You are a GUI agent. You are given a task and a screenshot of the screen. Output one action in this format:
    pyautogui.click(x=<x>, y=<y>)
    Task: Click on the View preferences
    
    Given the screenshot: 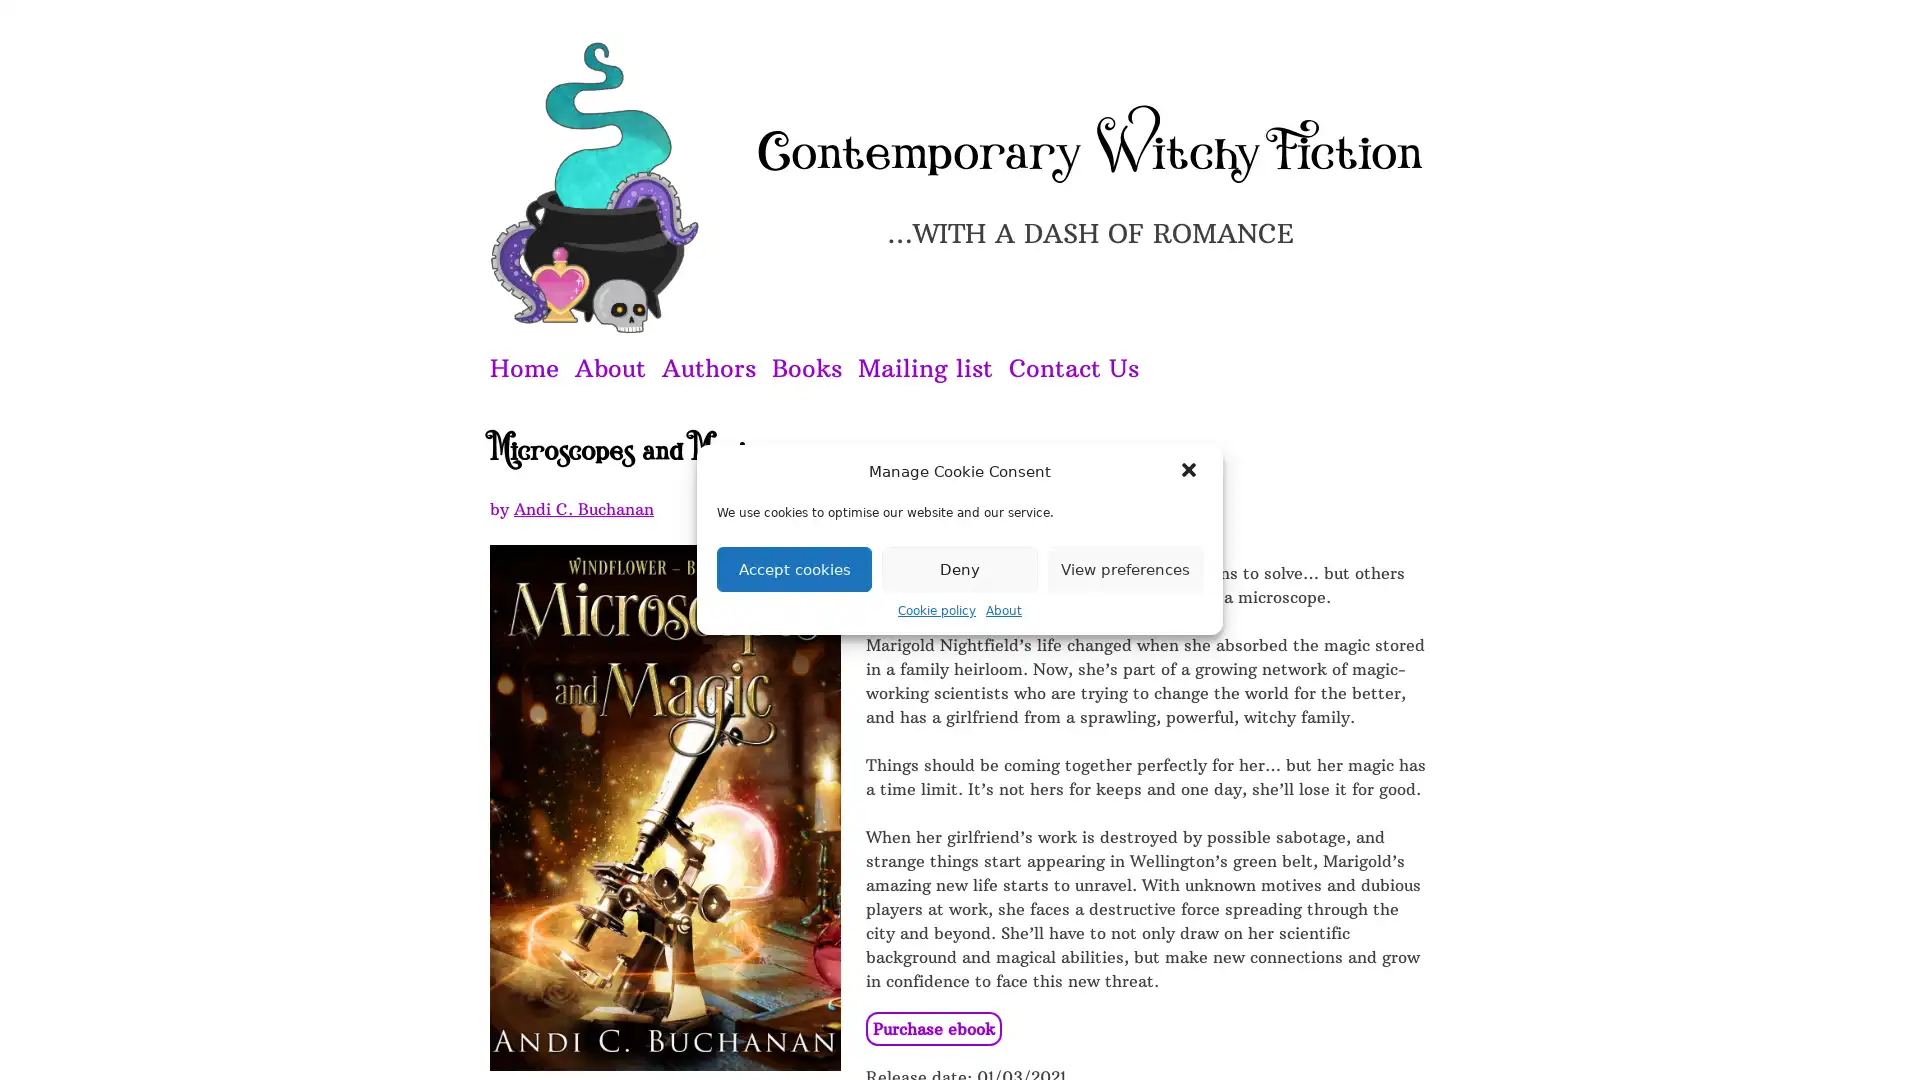 What is the action you would take?
    pyautogui.click(x=1124, y=569)
    